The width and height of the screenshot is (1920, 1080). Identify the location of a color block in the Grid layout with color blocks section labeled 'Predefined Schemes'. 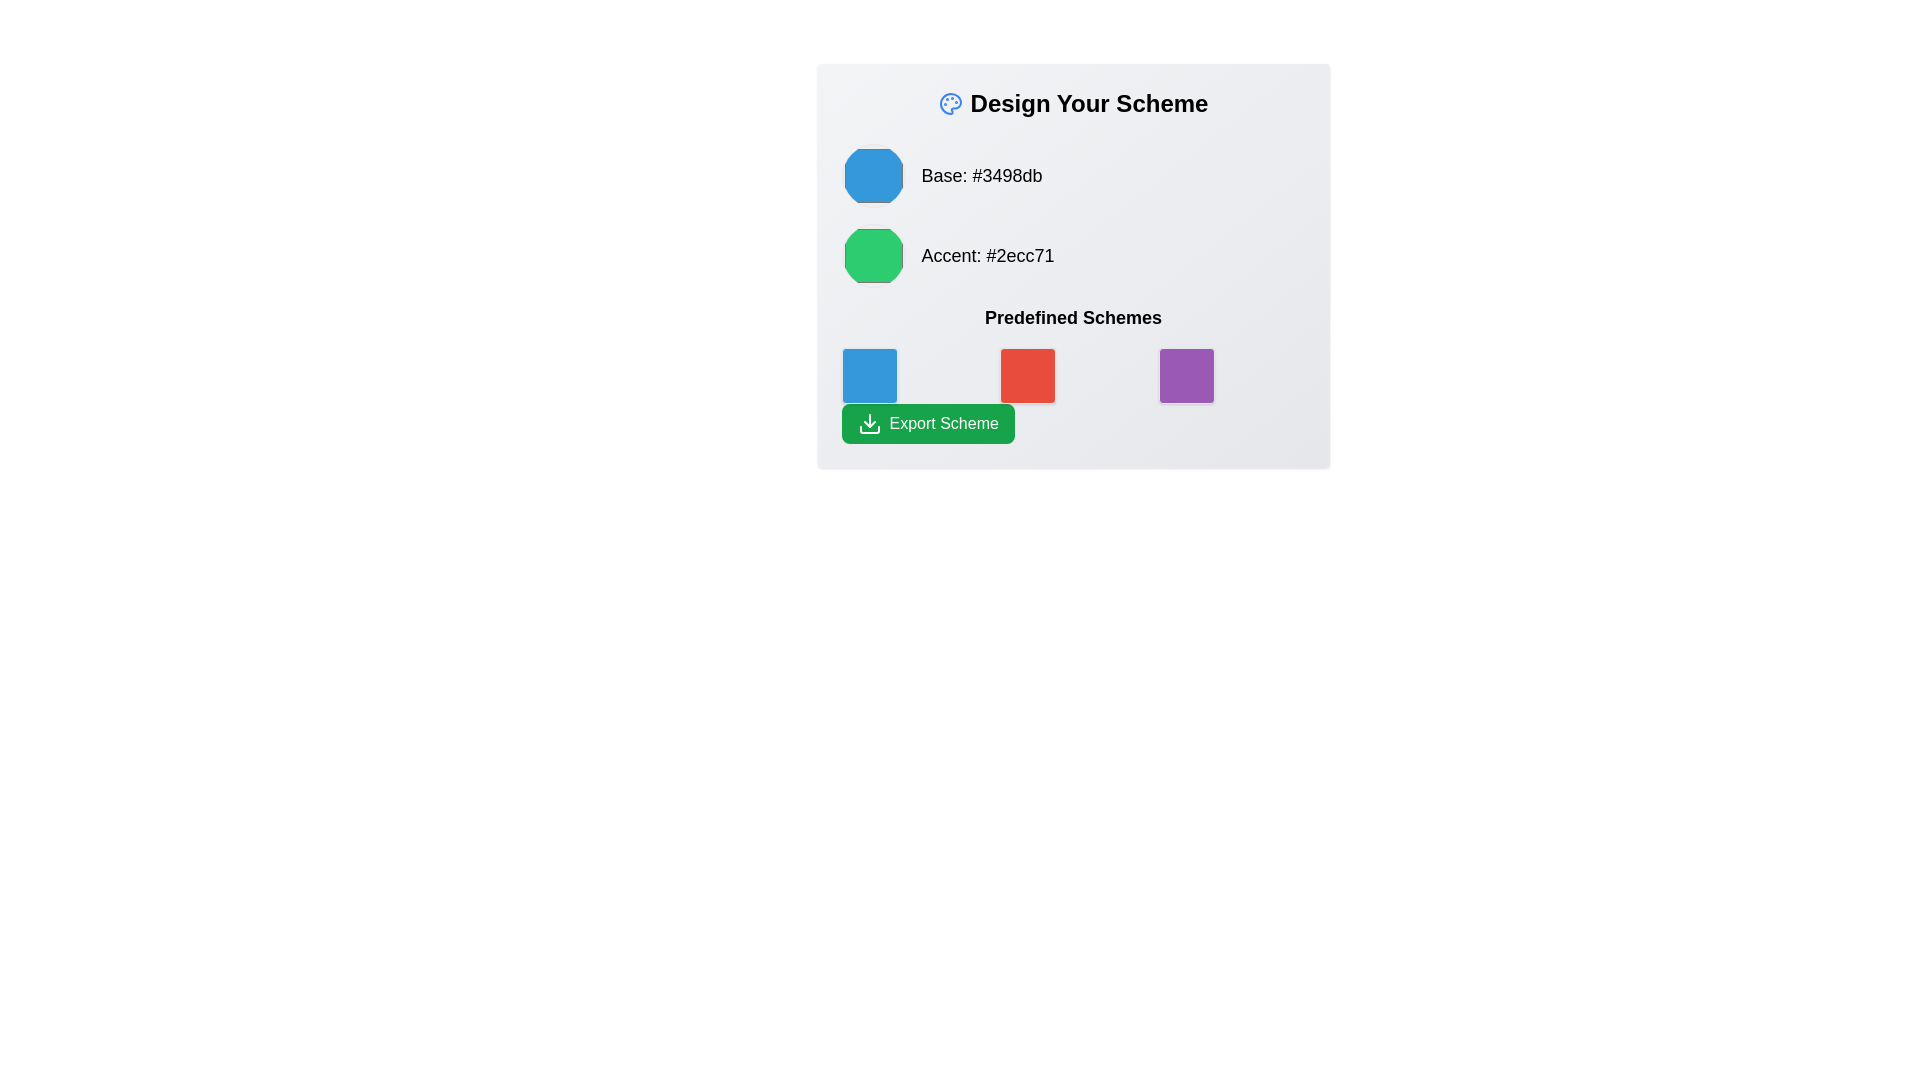
(1072, 273).